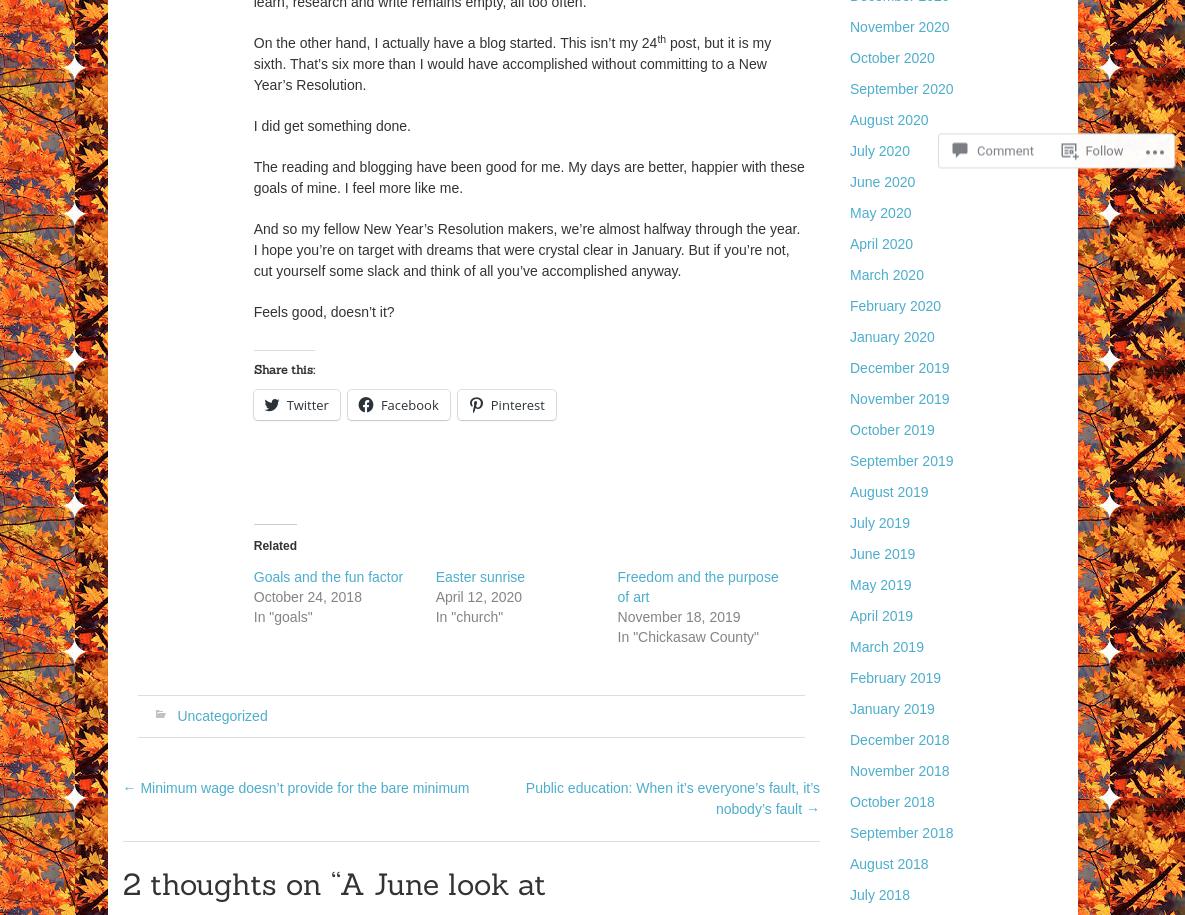  I want to click on 'May 2019', so click(849, 583).